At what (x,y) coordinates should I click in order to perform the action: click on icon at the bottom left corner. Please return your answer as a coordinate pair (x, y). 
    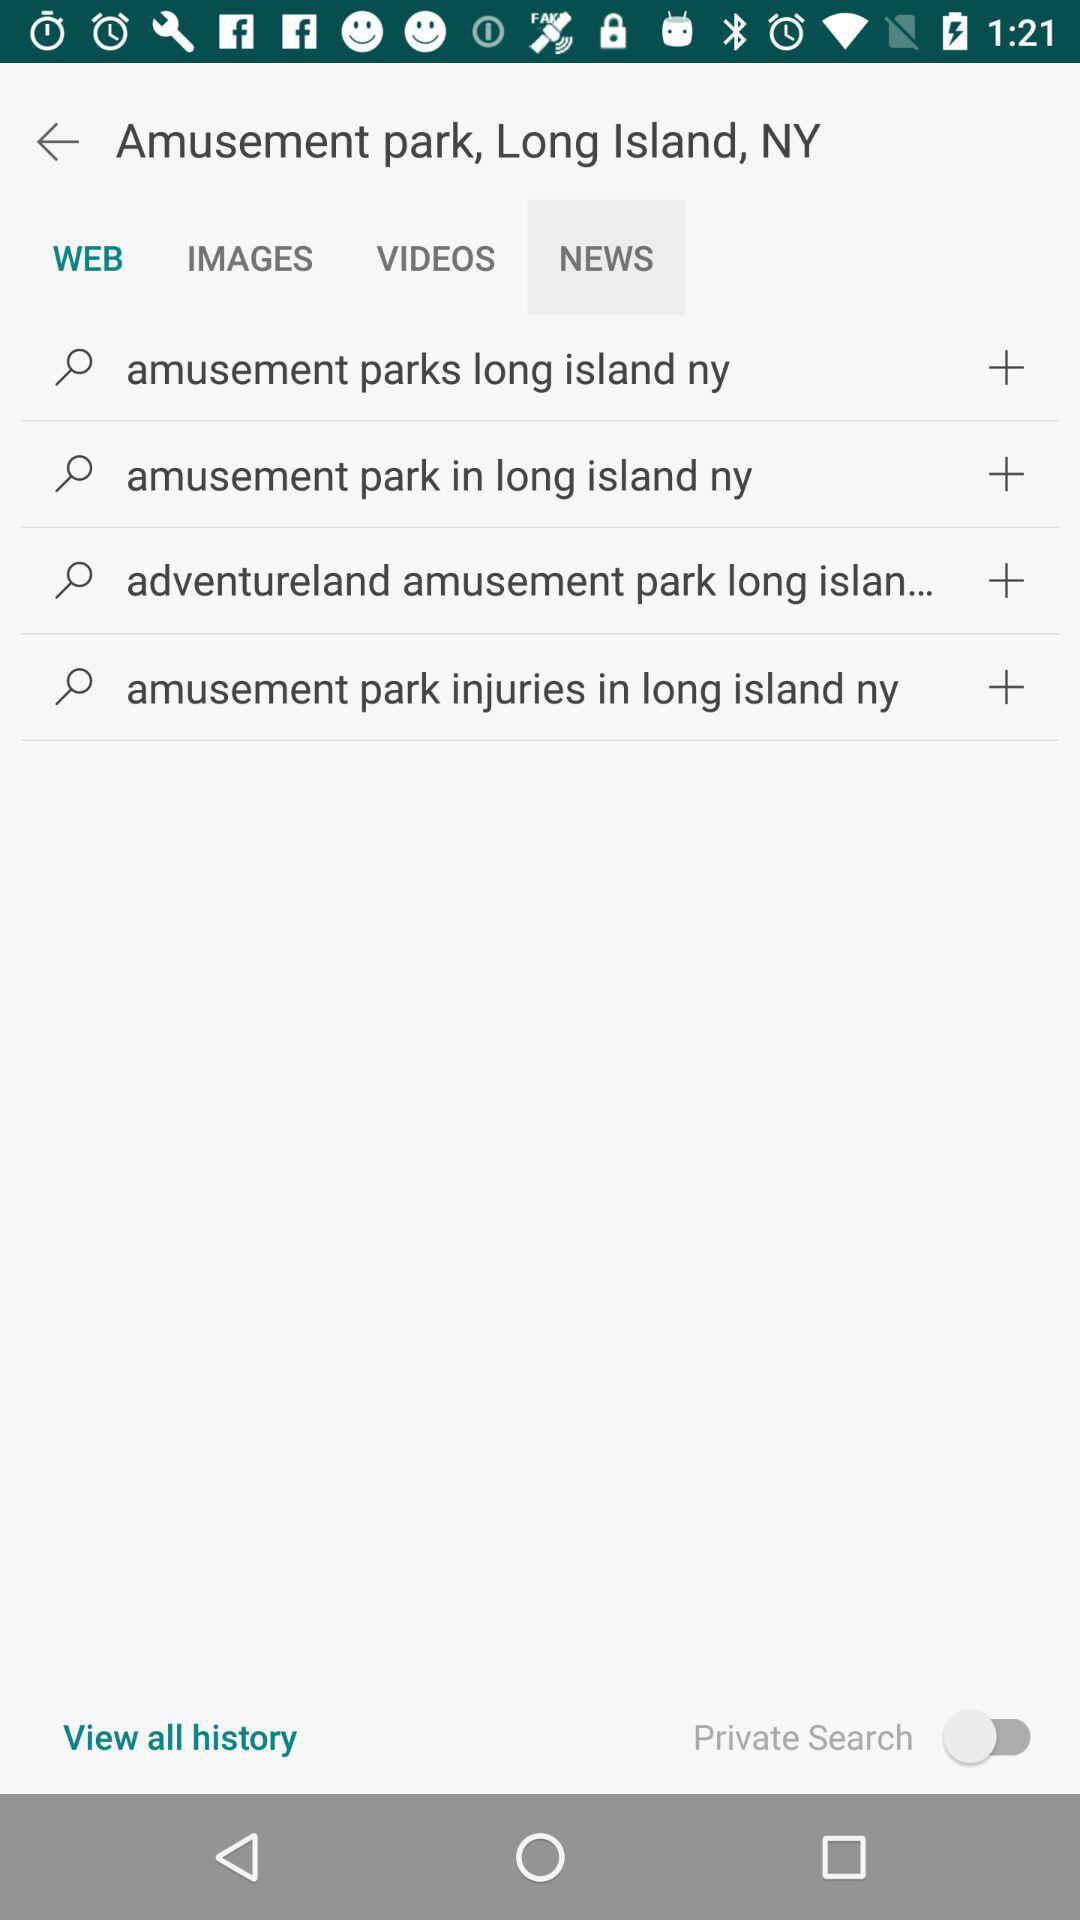
    Looking at the image, I should click on (180, 1735).